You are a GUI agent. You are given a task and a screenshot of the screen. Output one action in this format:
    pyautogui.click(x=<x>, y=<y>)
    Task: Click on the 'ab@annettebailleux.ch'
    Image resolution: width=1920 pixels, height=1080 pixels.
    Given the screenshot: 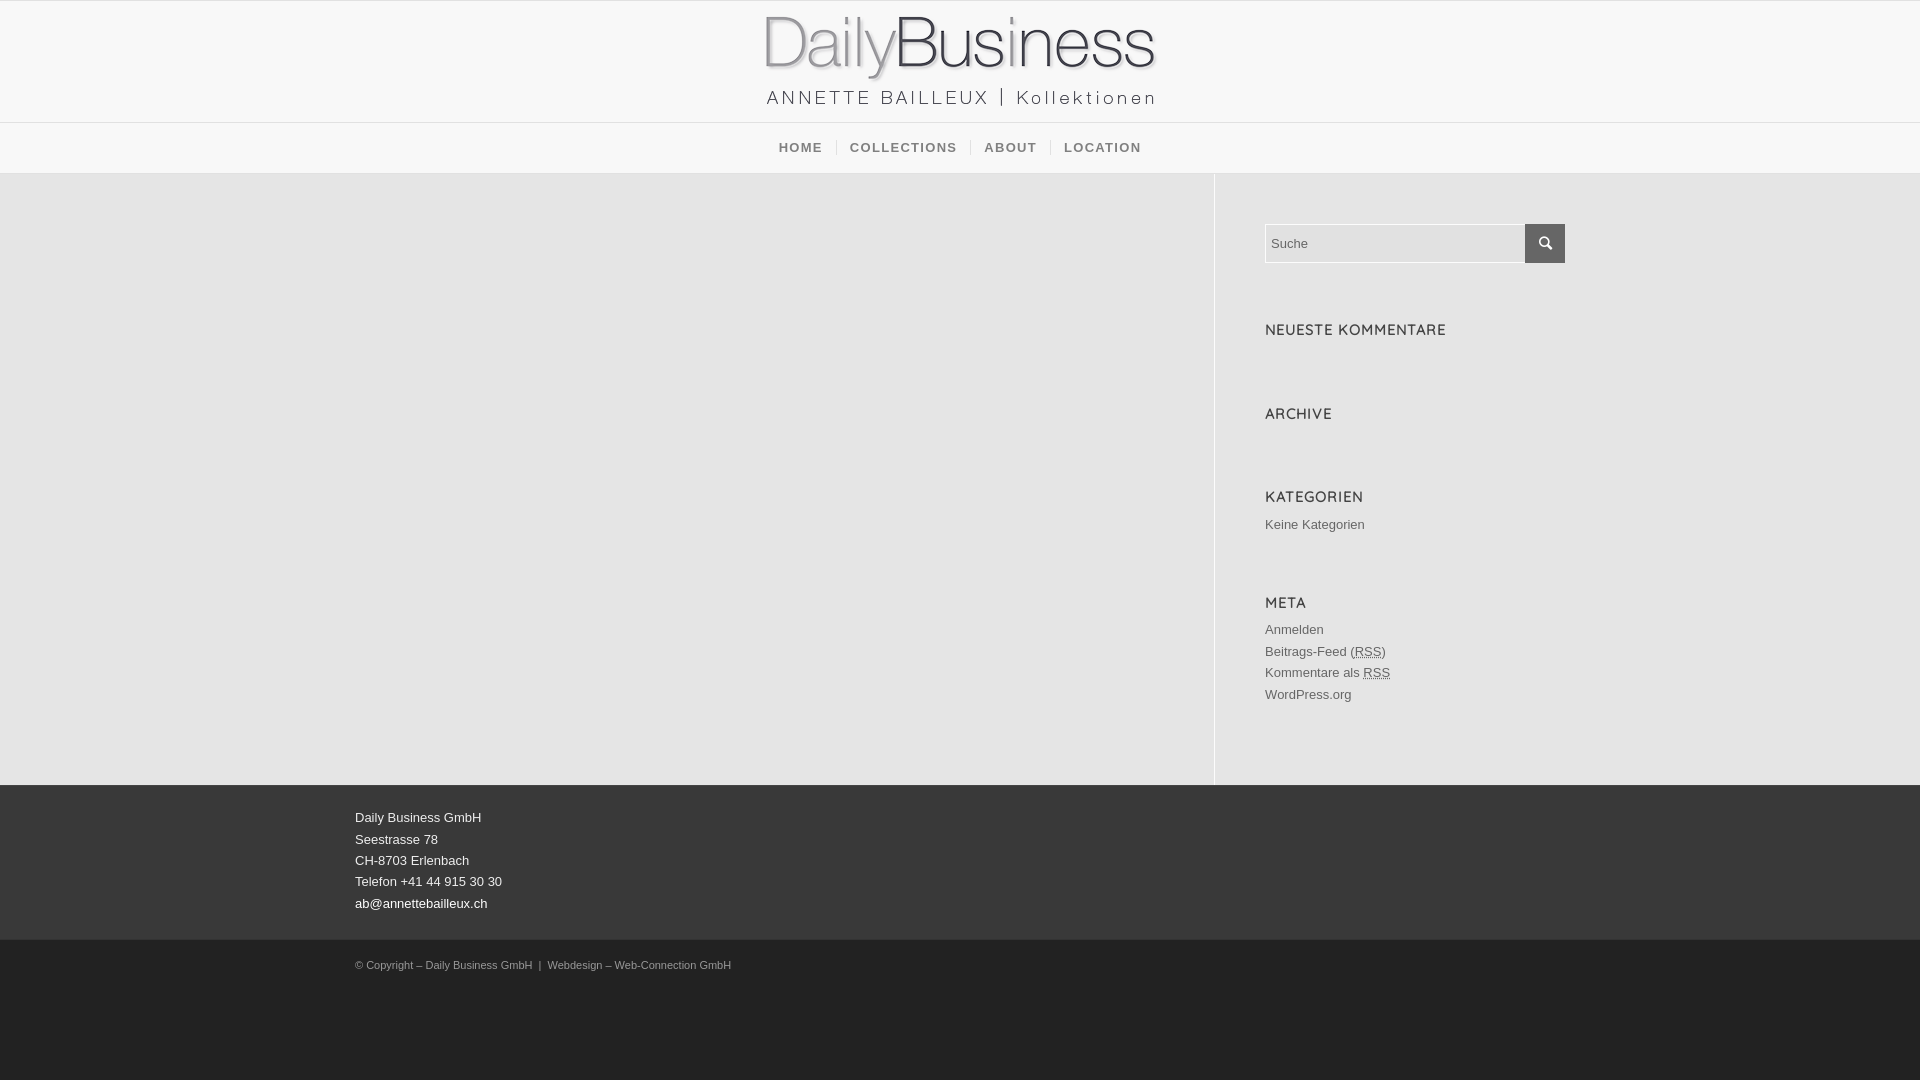 What is the action you would take?
    pyautogui.click(x=355, y=903)
    